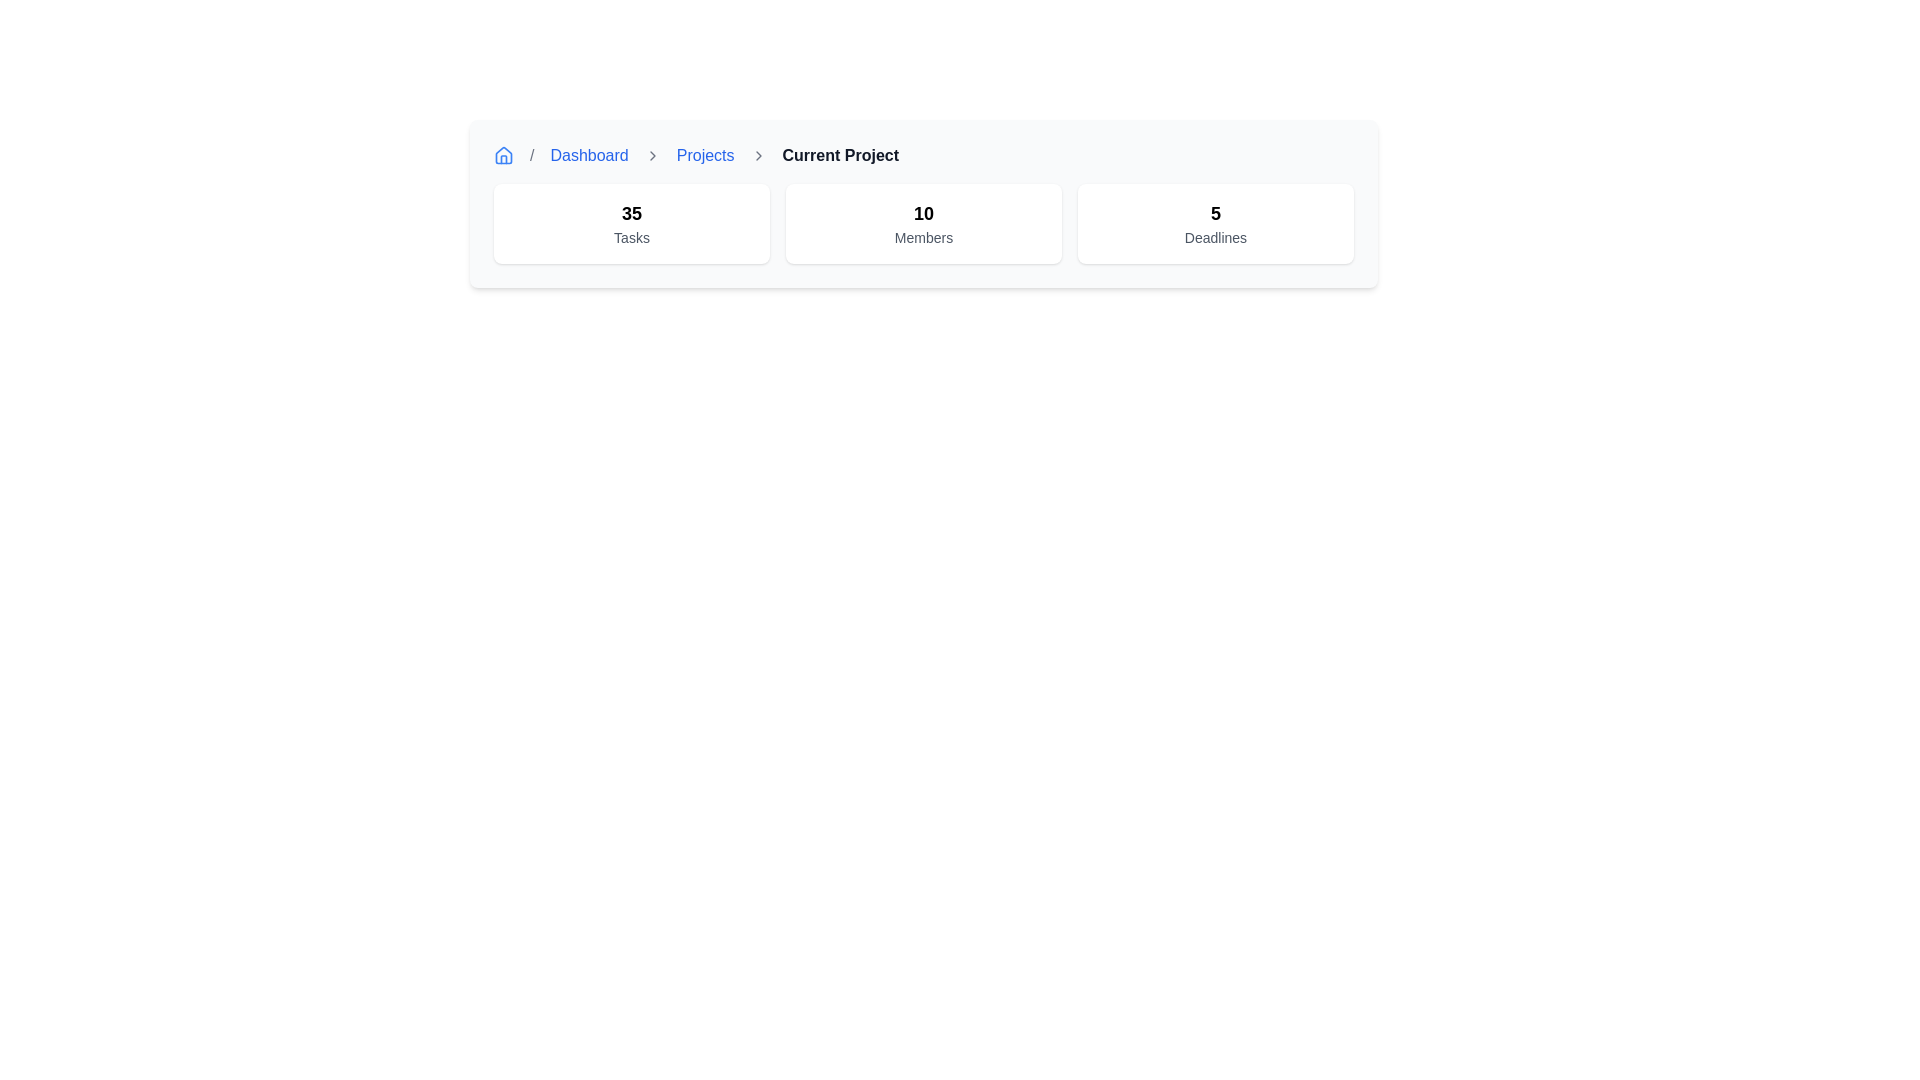 The image size is (1920, 1080). What do you see at coordinates (504, 153) in the screenshot?
I see `the roof portion of the house icon located in the top-left navigation section, which is part of the breadcrumb navigation menu` at bounding box center [504, 153].